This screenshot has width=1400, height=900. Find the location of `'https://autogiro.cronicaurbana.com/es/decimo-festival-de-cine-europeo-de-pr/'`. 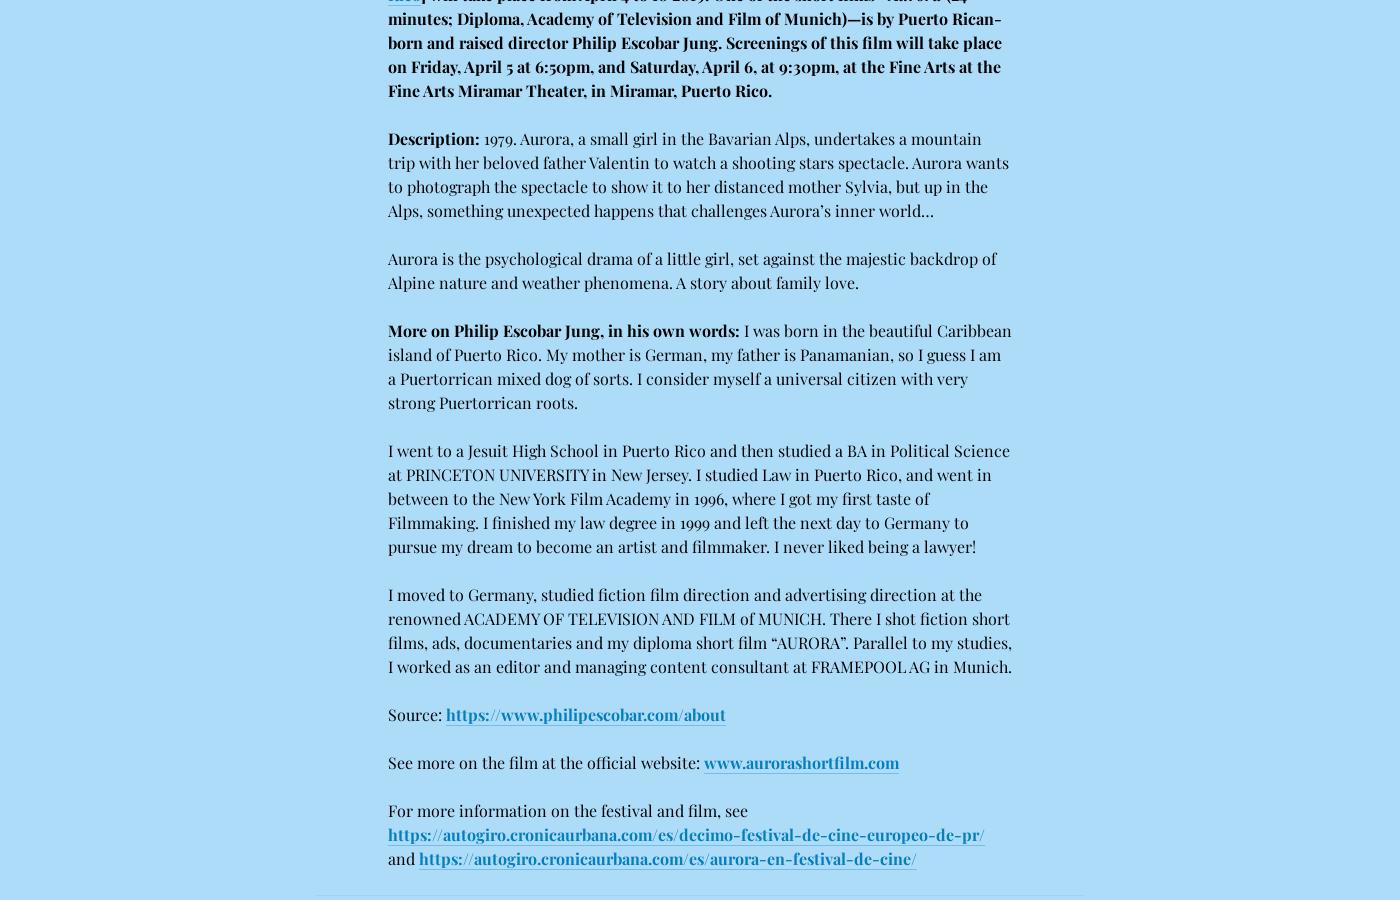

'https://autogiro.cronicaurbana.com/es/decimo-festival-de-cine-europeo-de-pr/' is located at coordinates (686, 834).